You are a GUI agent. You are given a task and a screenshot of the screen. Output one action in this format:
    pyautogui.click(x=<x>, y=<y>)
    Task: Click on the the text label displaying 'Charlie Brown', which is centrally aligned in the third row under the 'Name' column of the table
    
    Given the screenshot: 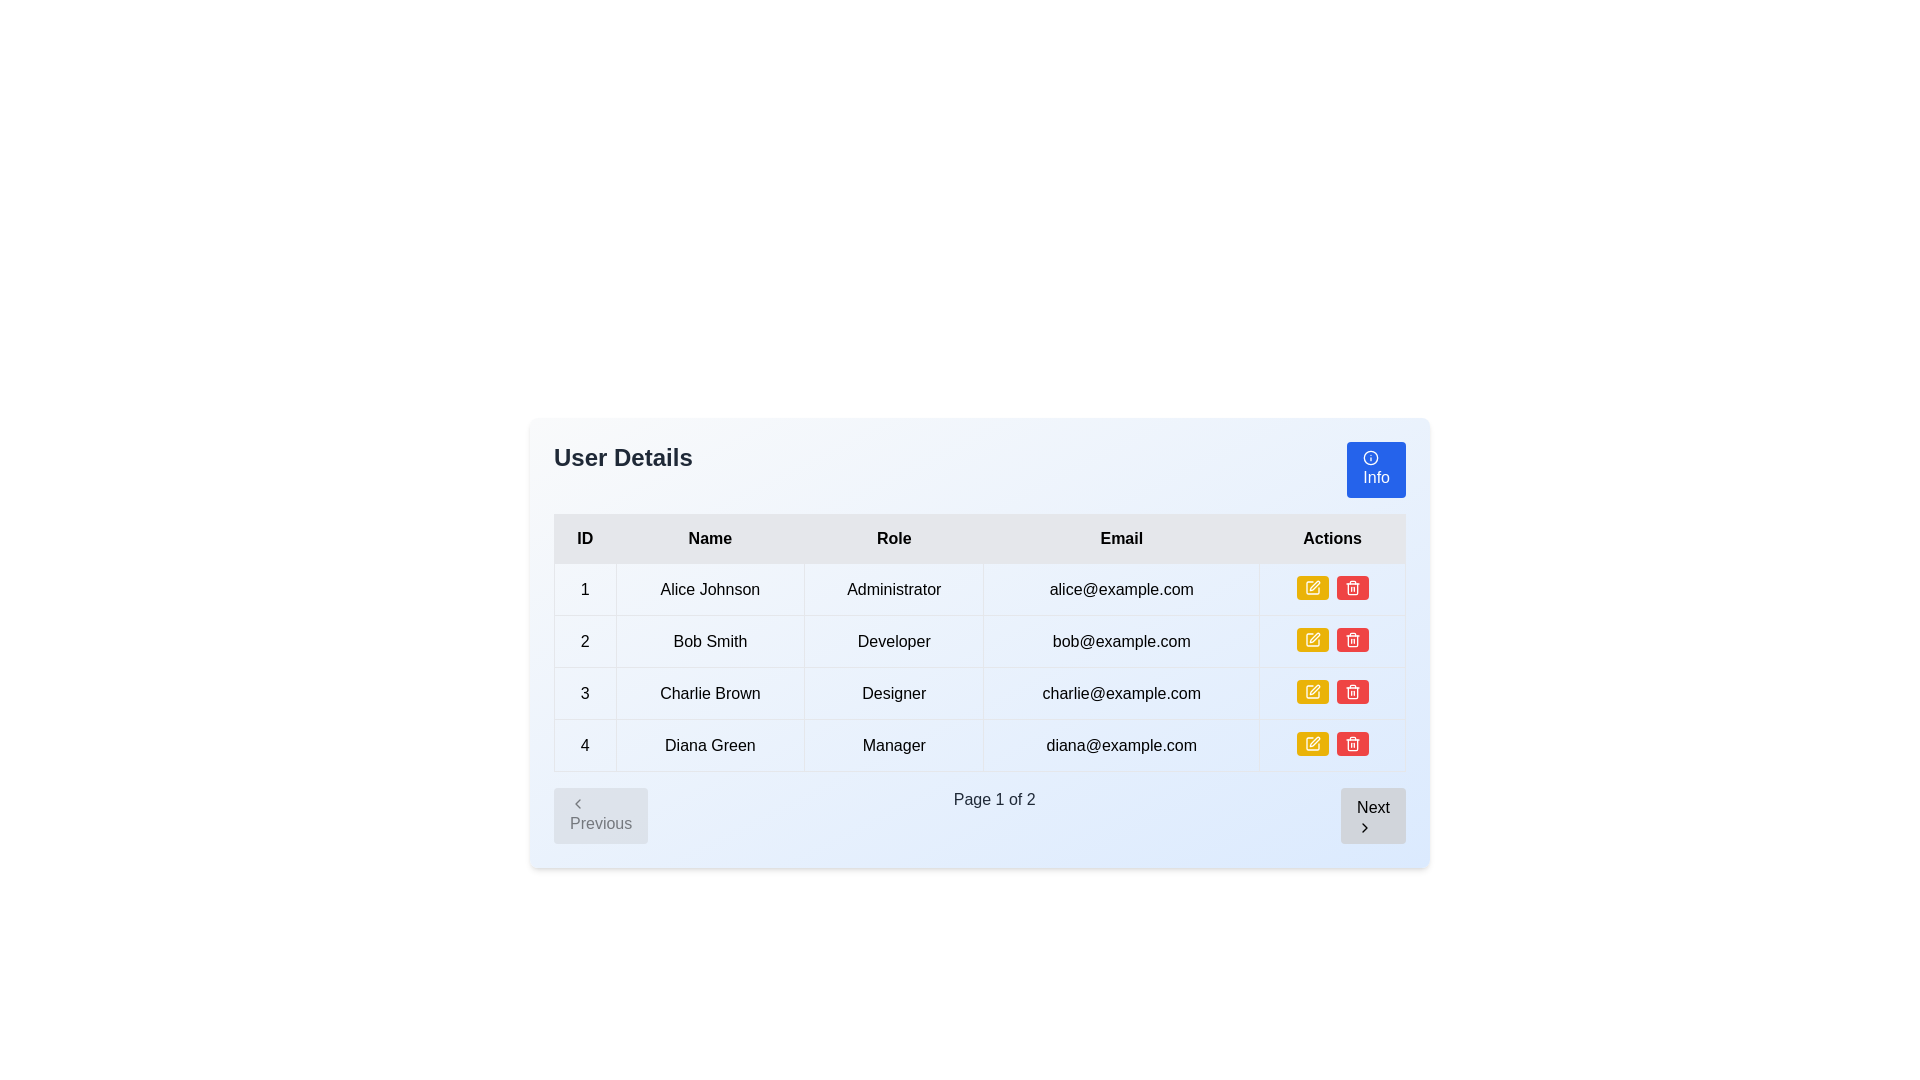 What is the action you would take?
    pyautogui.click(x=710, y=692)
    